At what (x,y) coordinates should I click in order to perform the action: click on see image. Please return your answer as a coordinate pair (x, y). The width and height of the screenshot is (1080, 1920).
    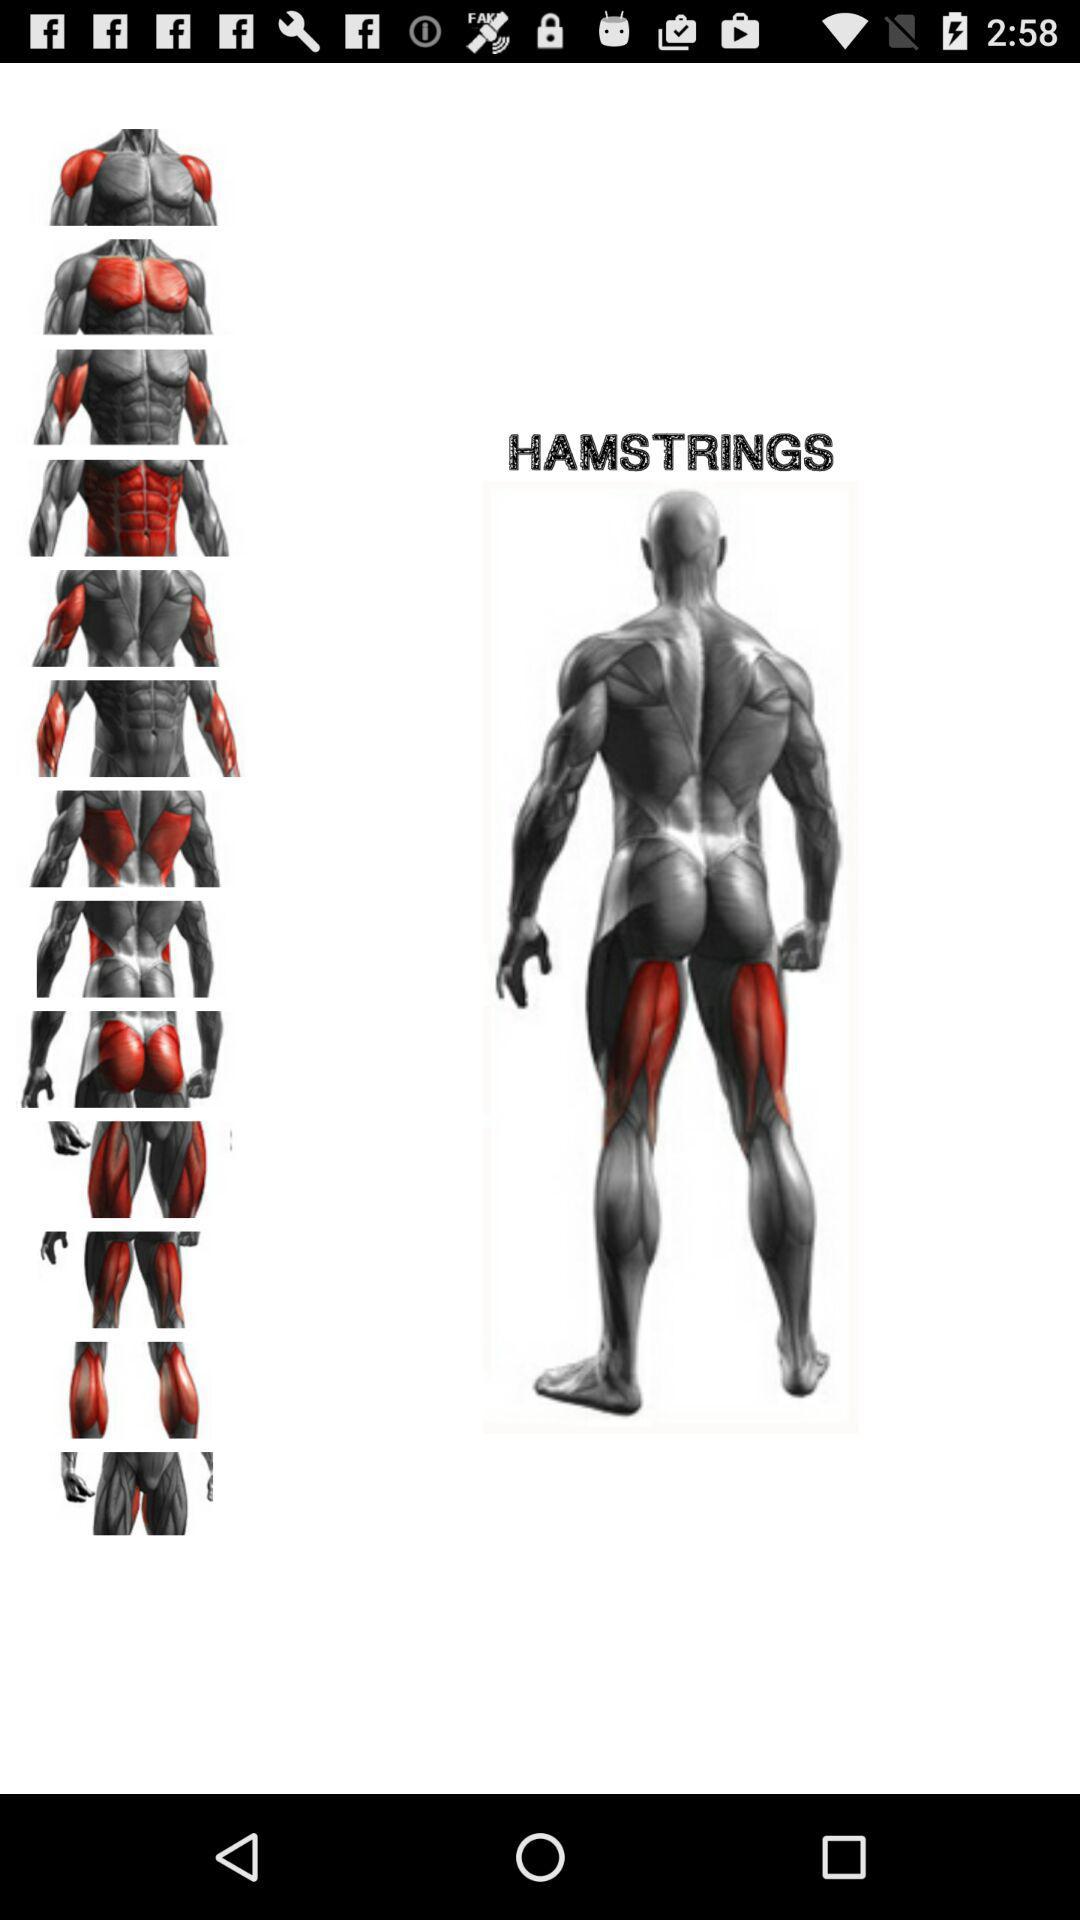
    Looking at the image, I should click on (131, 610).